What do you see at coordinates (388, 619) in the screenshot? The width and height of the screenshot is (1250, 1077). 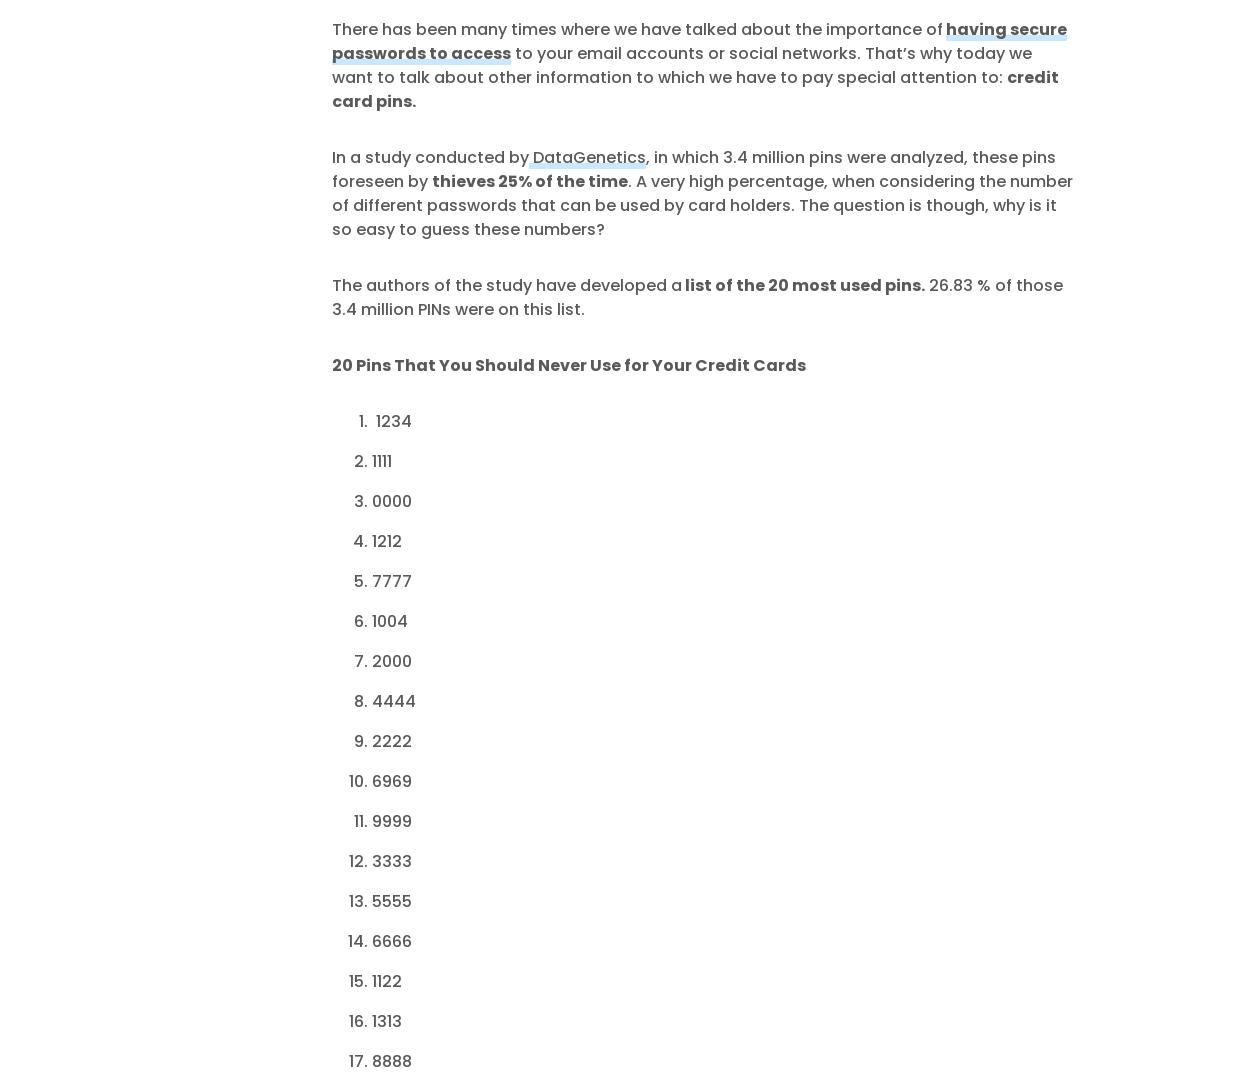 I see `'1004'` at bounding box center [388, 619].